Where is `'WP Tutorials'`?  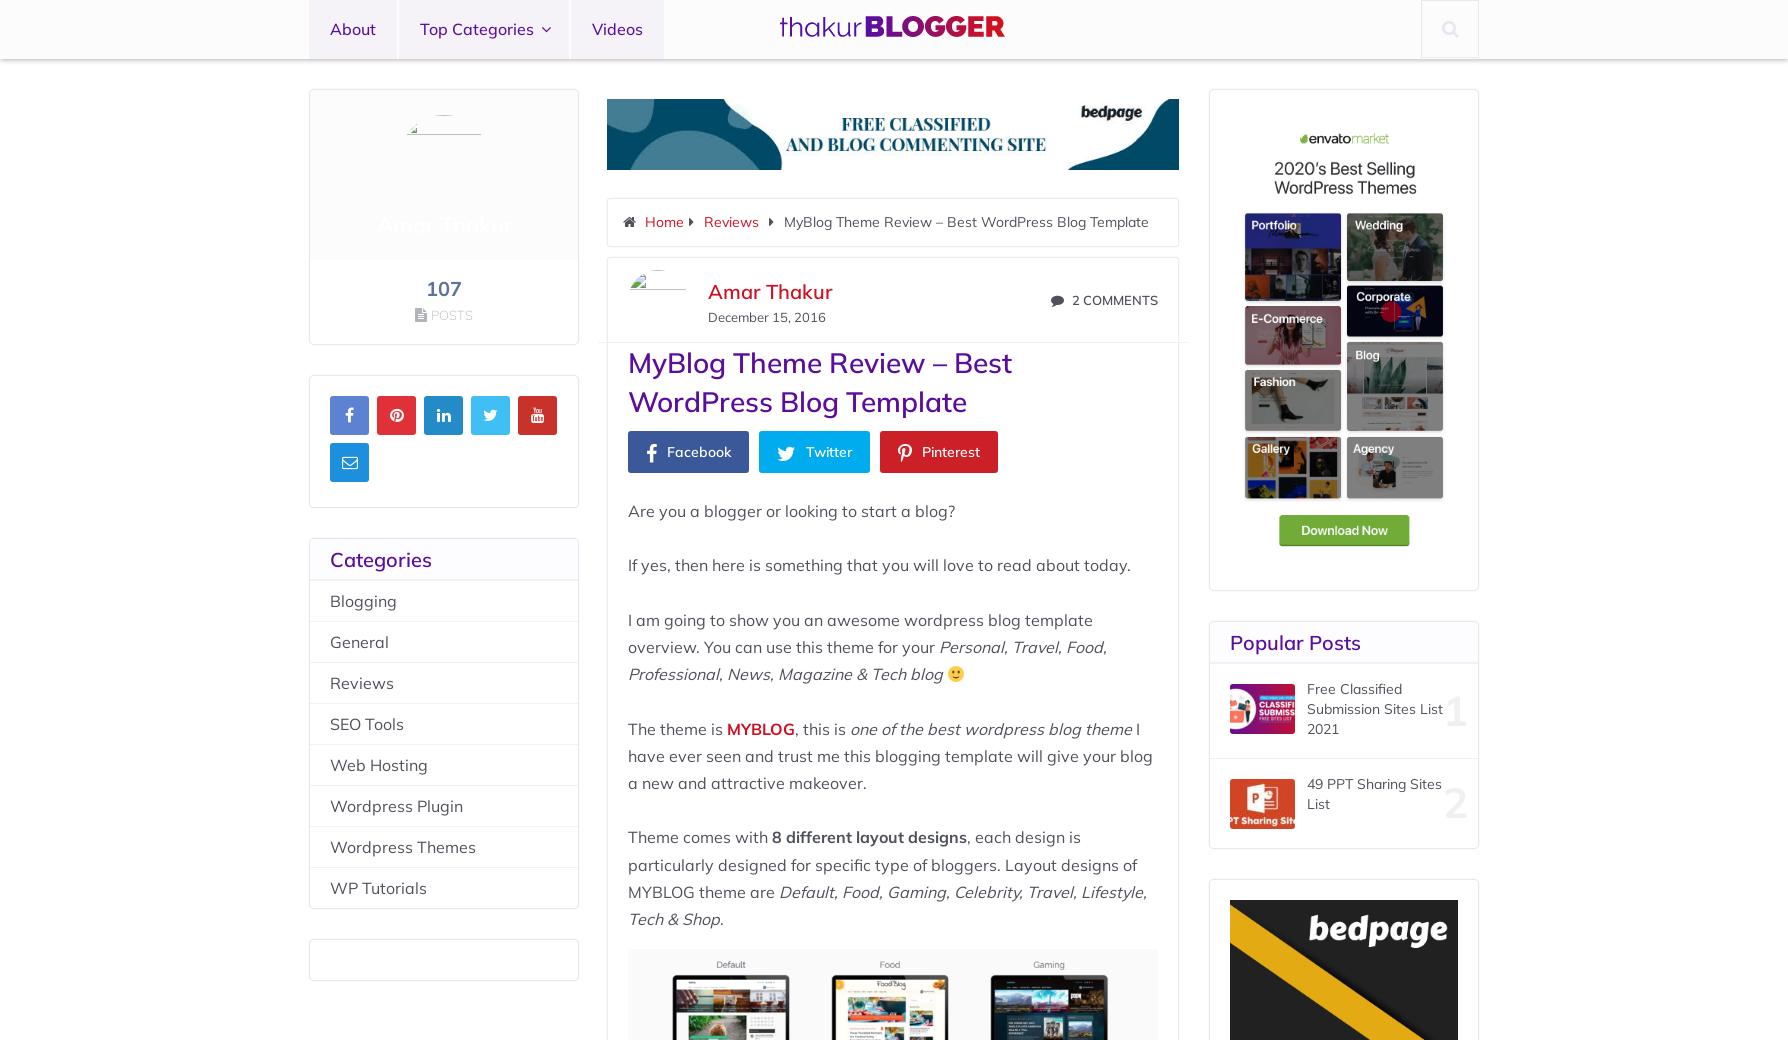 'WP Tutorials' is located at coordinates (377, 886).